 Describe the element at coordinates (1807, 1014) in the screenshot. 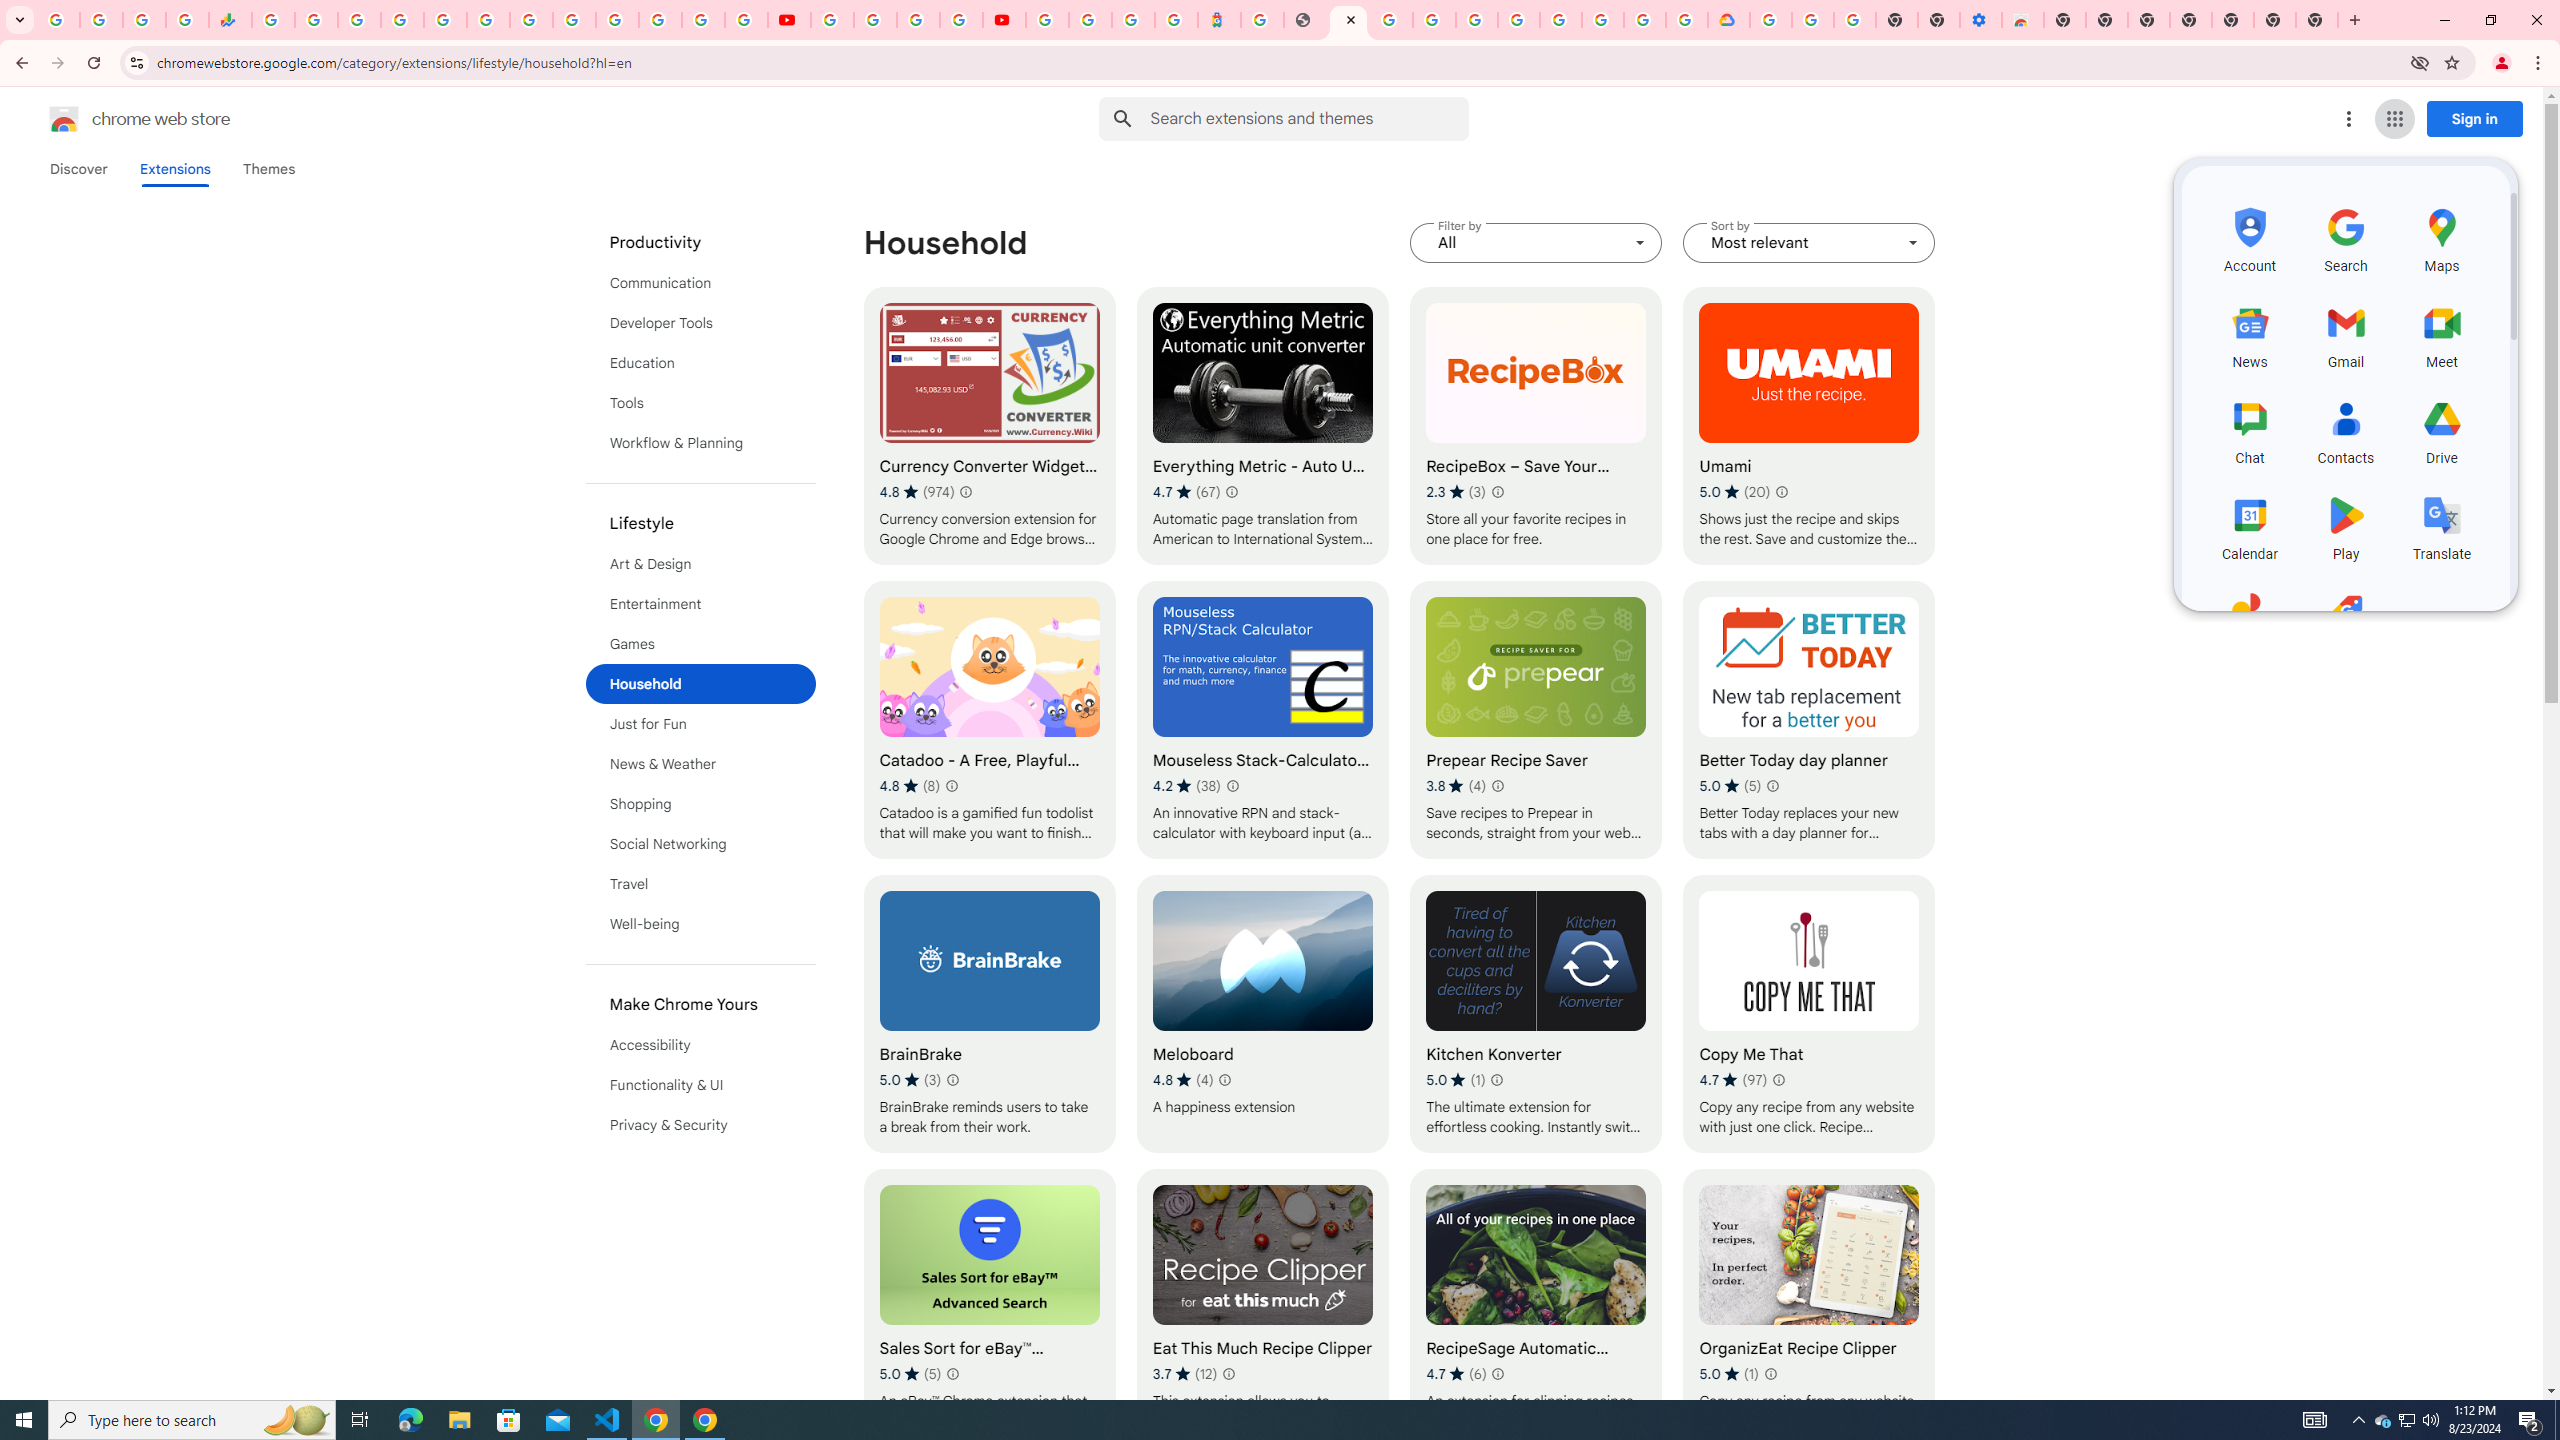

I see `'Copy Me That'` at that location.